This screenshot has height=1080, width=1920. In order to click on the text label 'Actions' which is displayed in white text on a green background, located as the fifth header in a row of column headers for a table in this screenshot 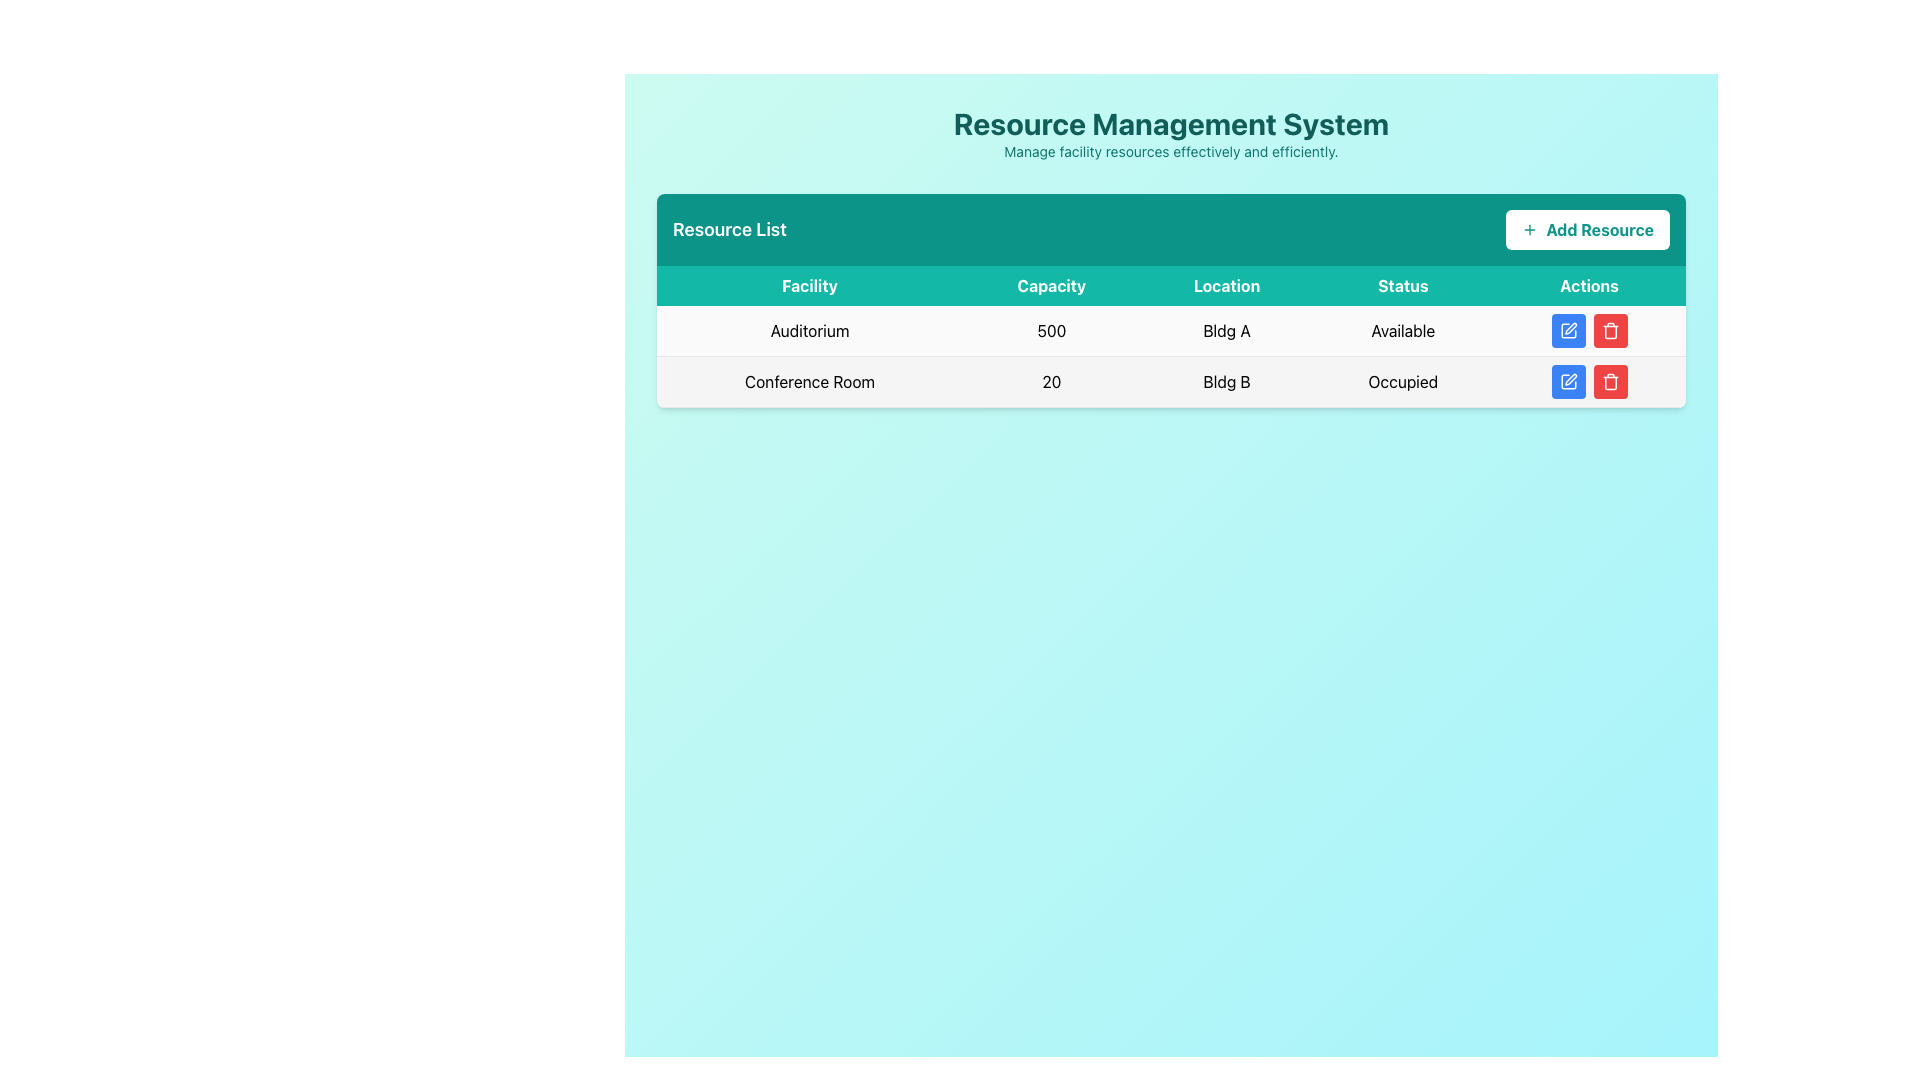, I will do `click(1588, 285)`.